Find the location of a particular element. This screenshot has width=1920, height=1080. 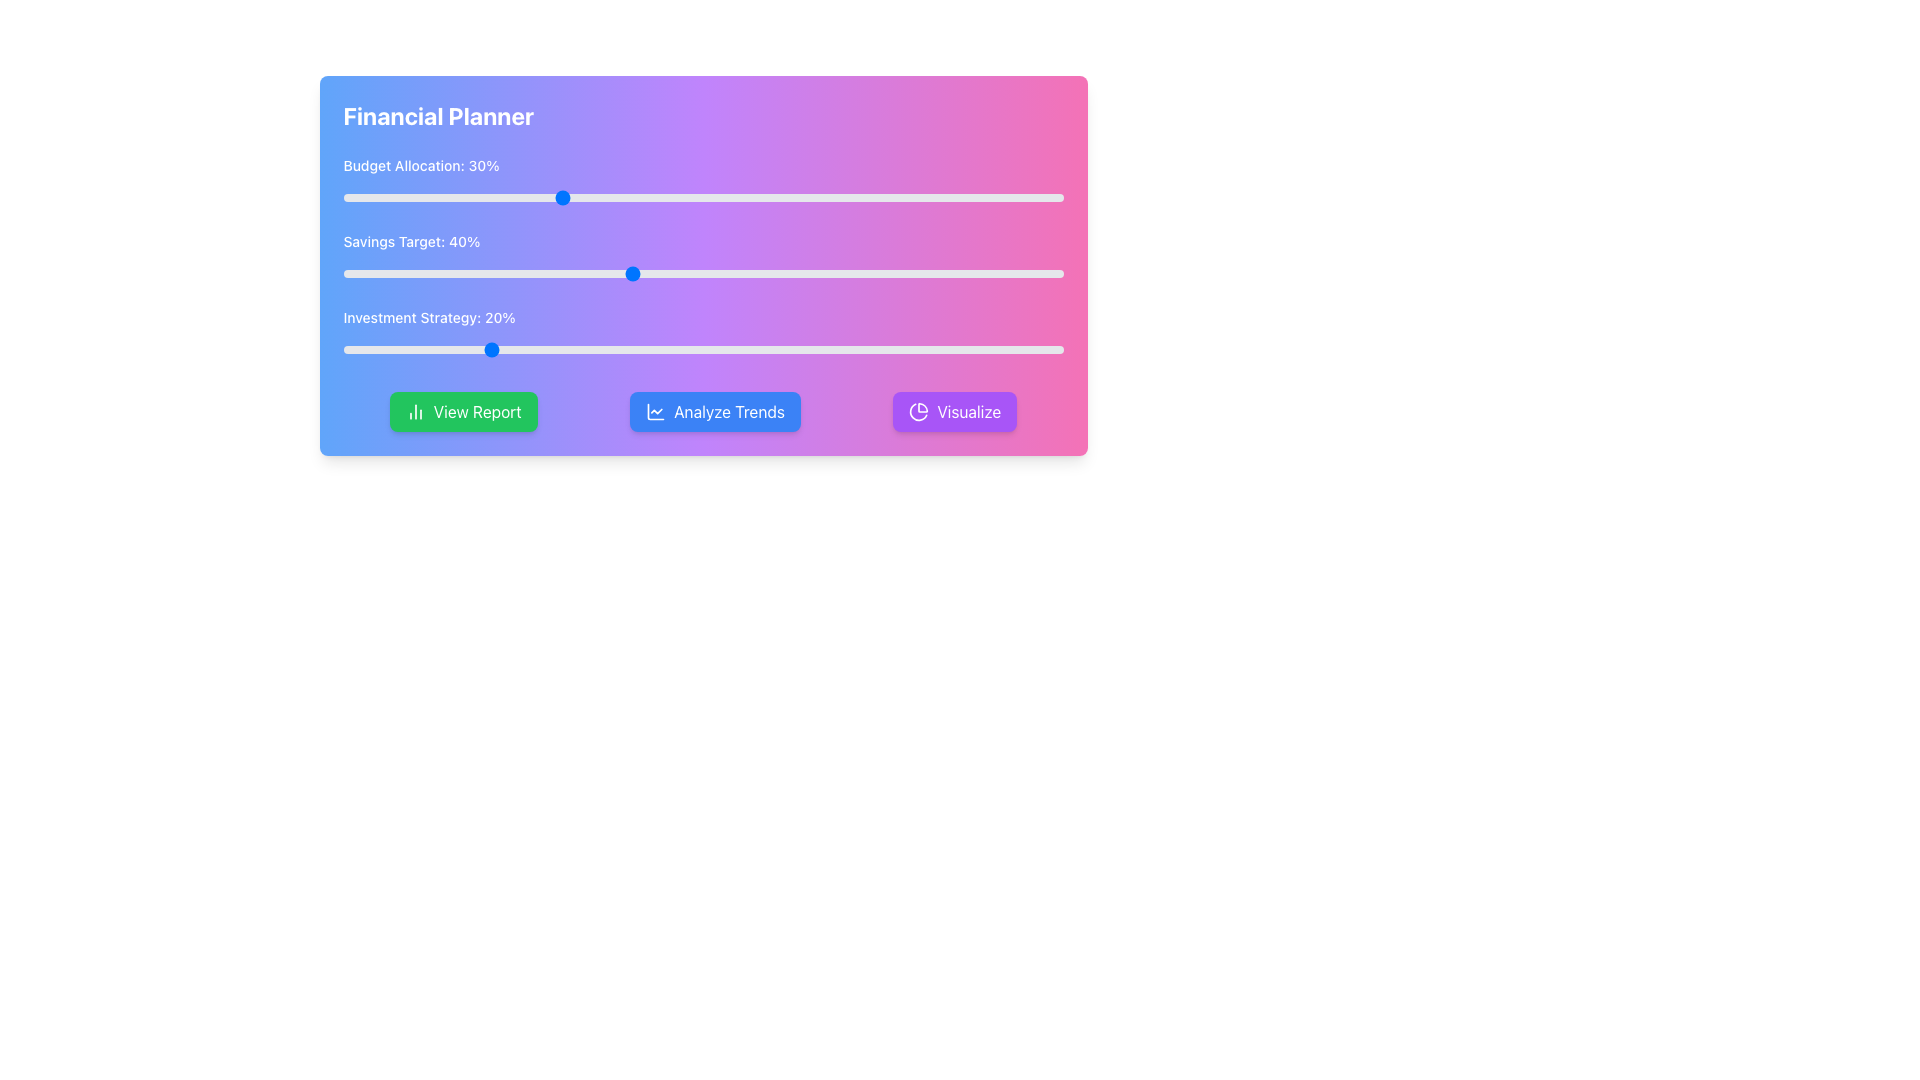

the blue handle of the slider located under the text 'Investment Strategy: 20%' is located at coordinates (703, 349).